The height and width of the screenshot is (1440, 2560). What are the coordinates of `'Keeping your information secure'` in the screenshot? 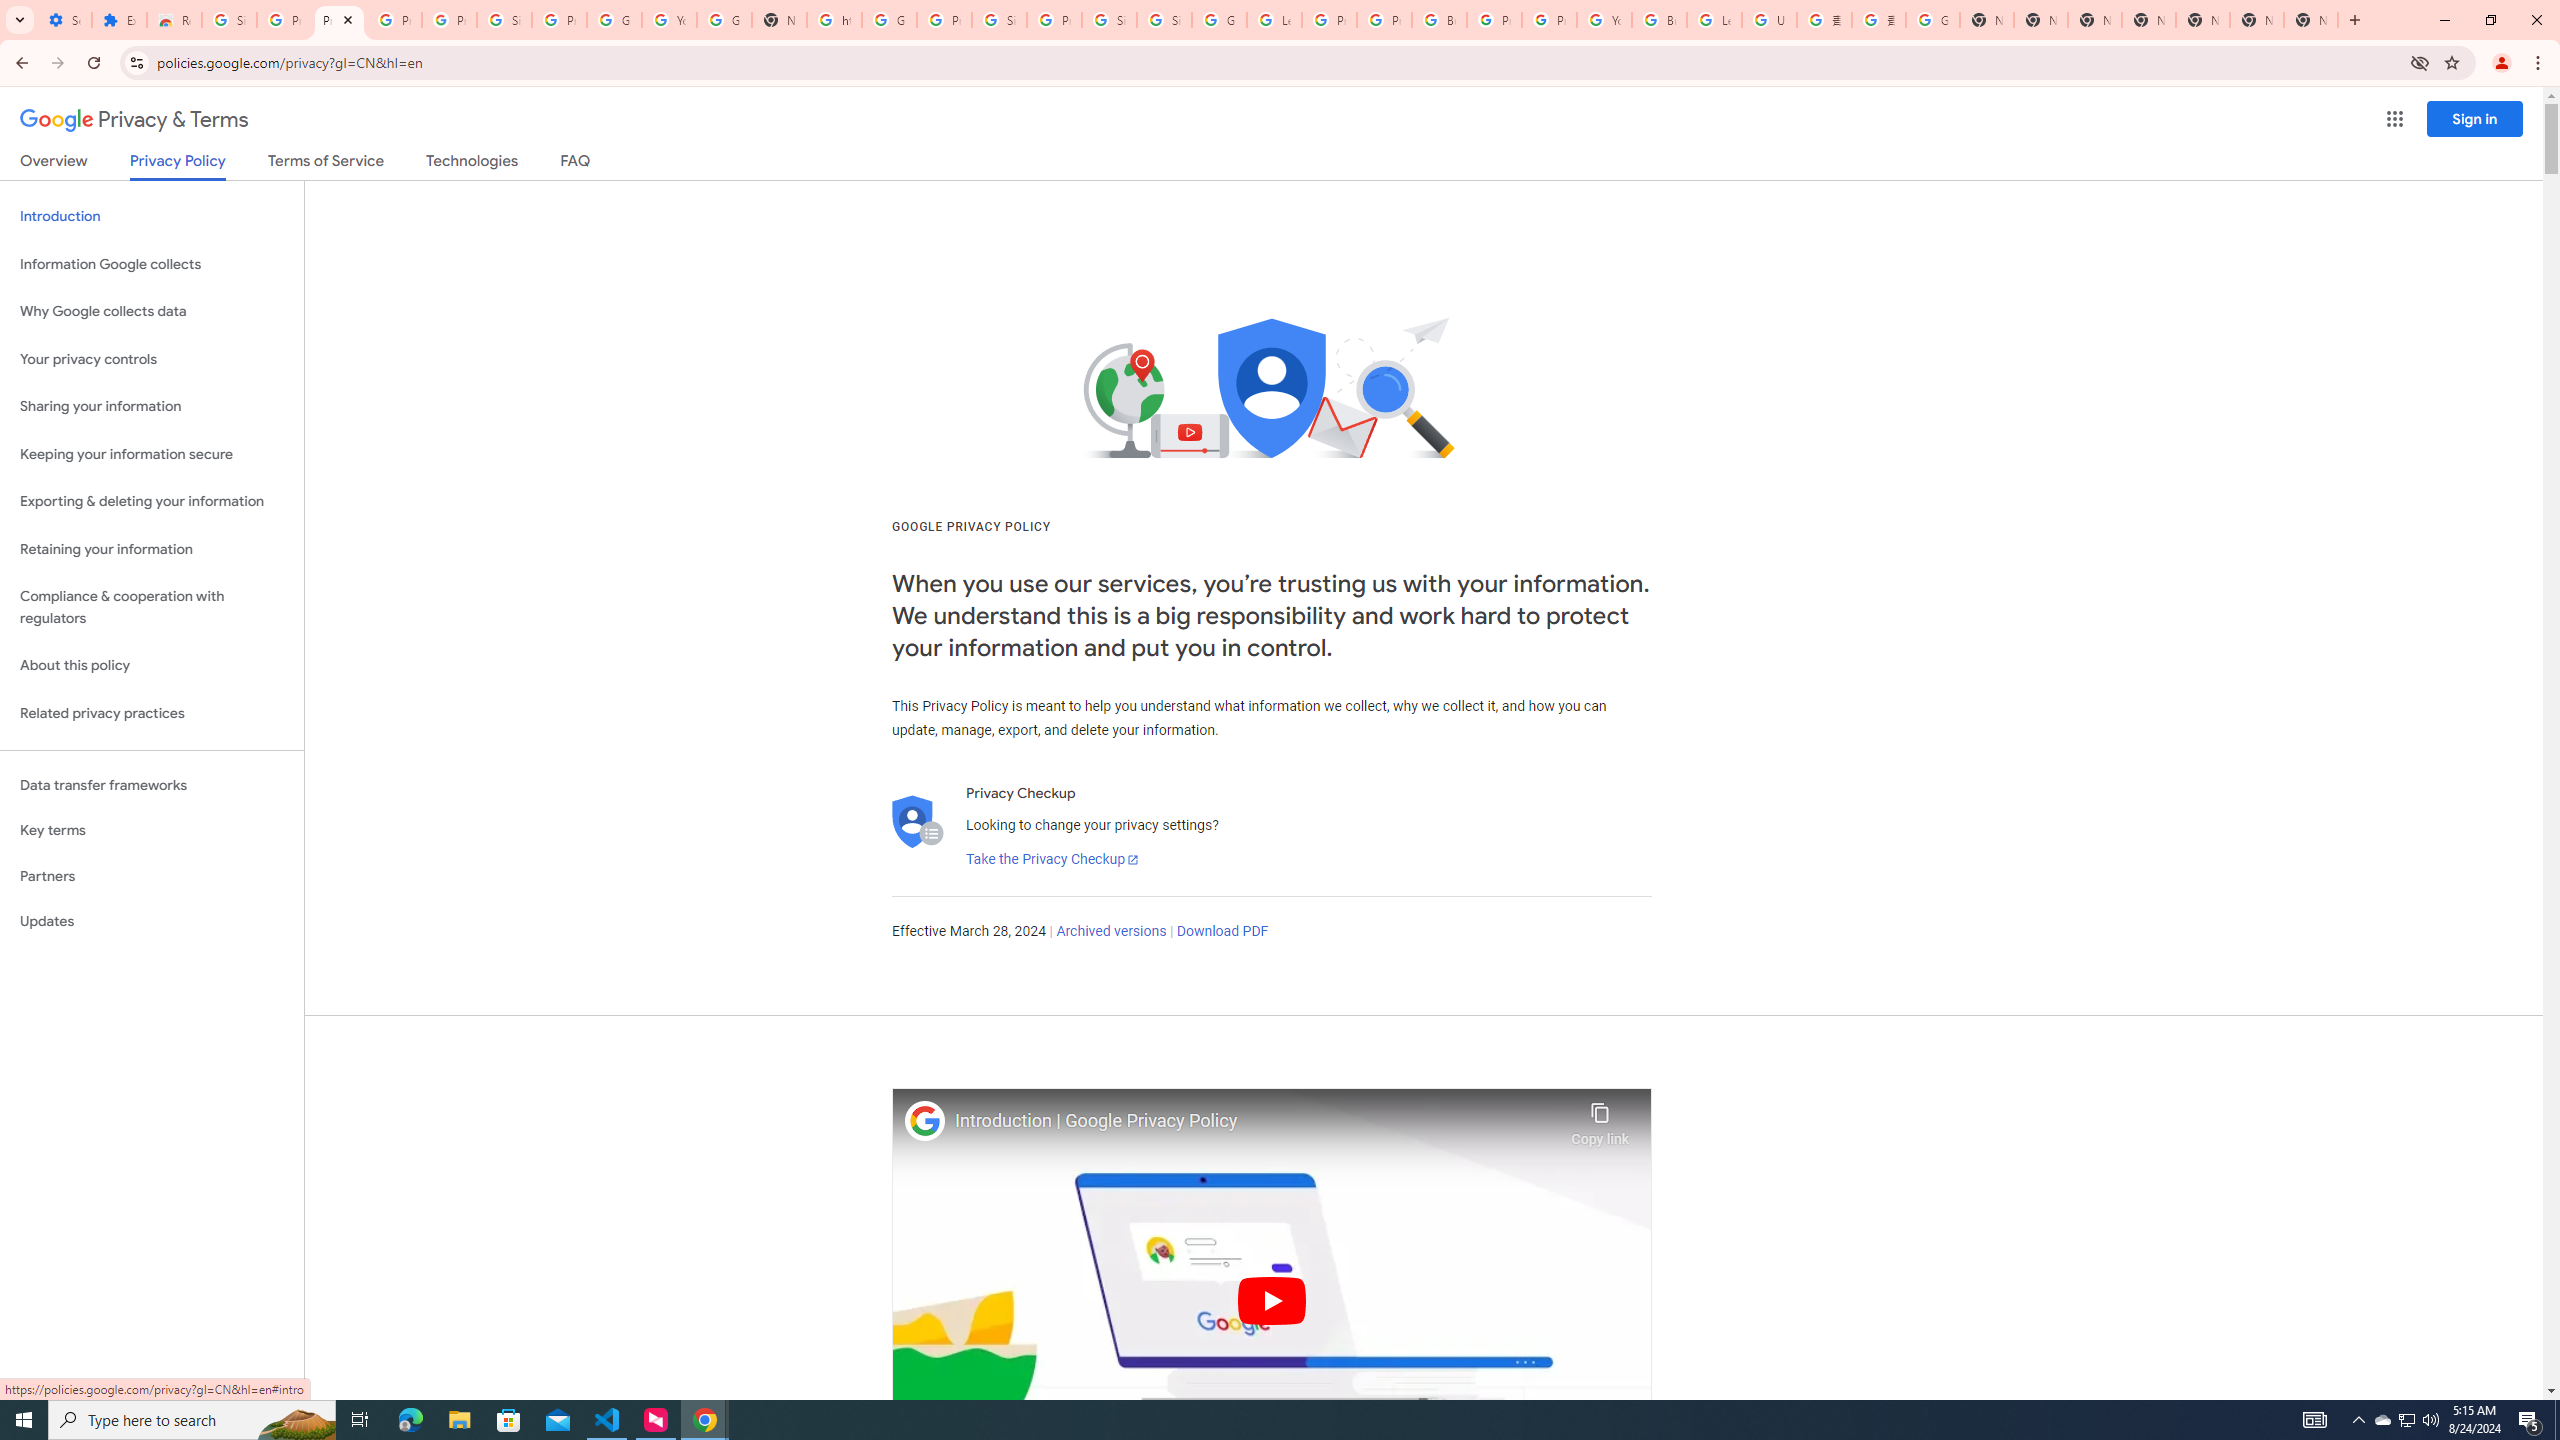 It's located at (151, 455).